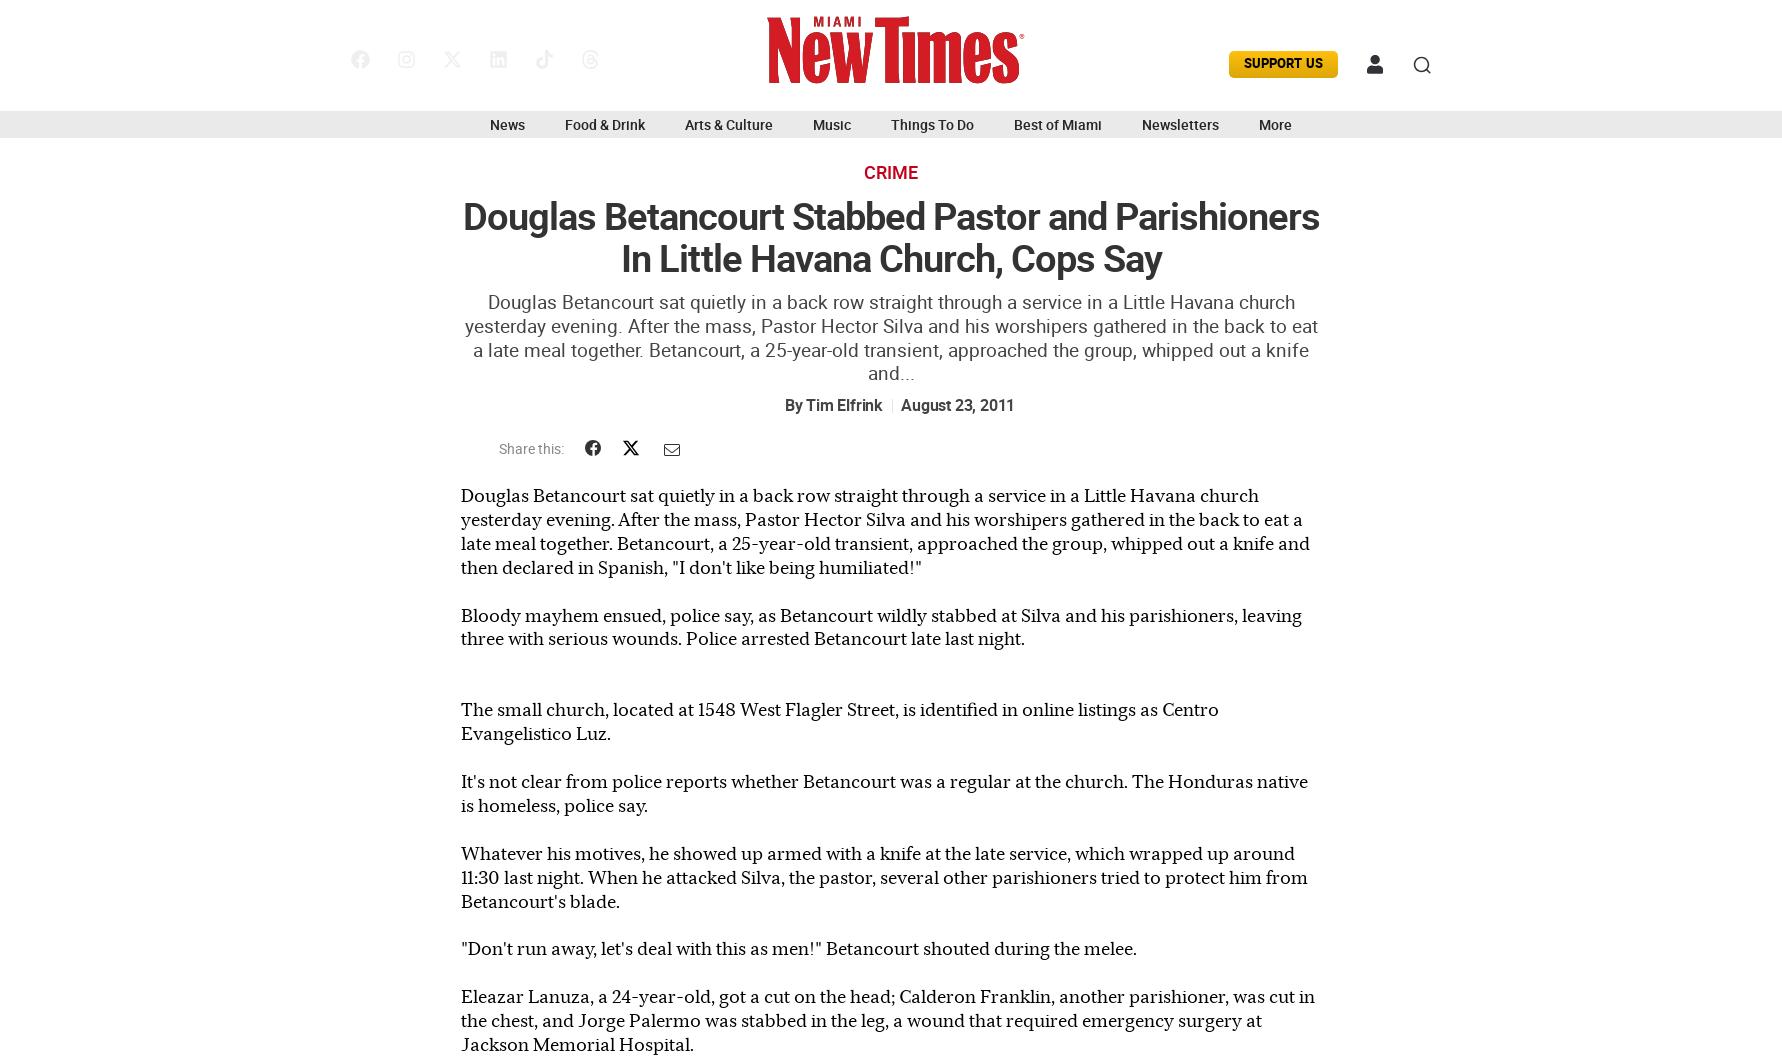  I want to click on 'Best of Miami', so click(1056, 125).